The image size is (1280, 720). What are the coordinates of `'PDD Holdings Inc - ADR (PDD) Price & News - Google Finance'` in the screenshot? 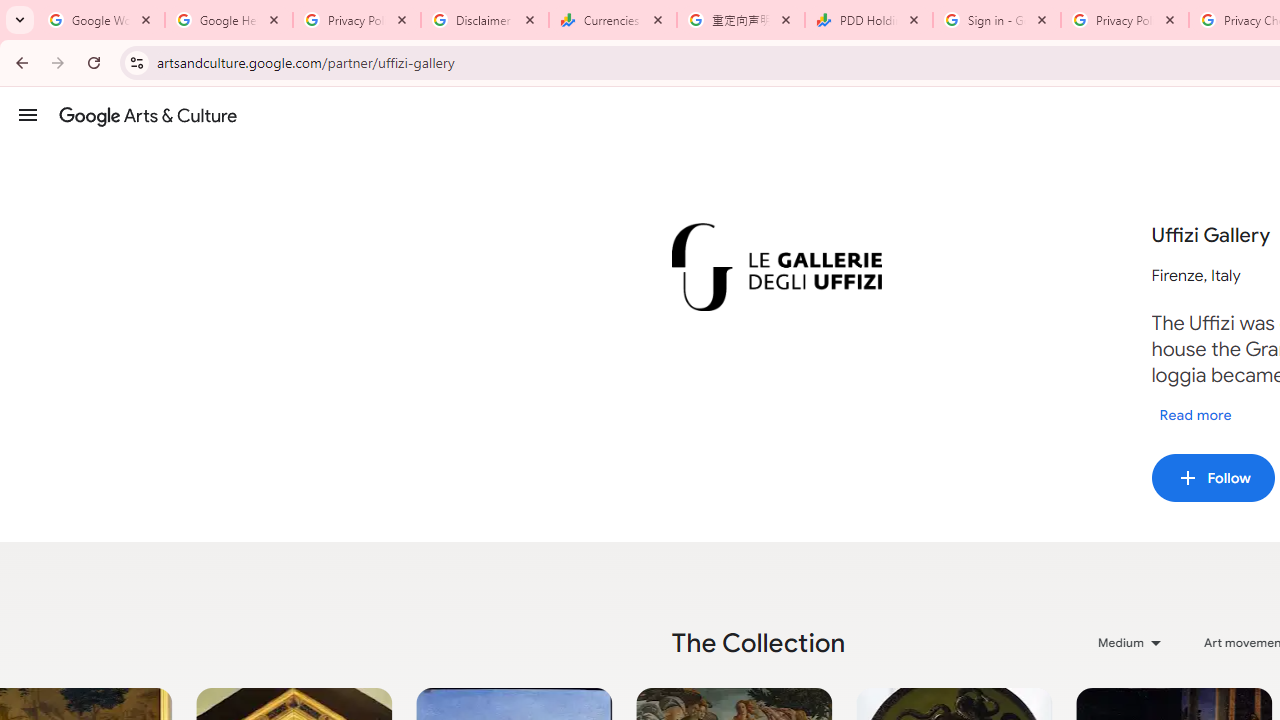 It's located at (869, 20).